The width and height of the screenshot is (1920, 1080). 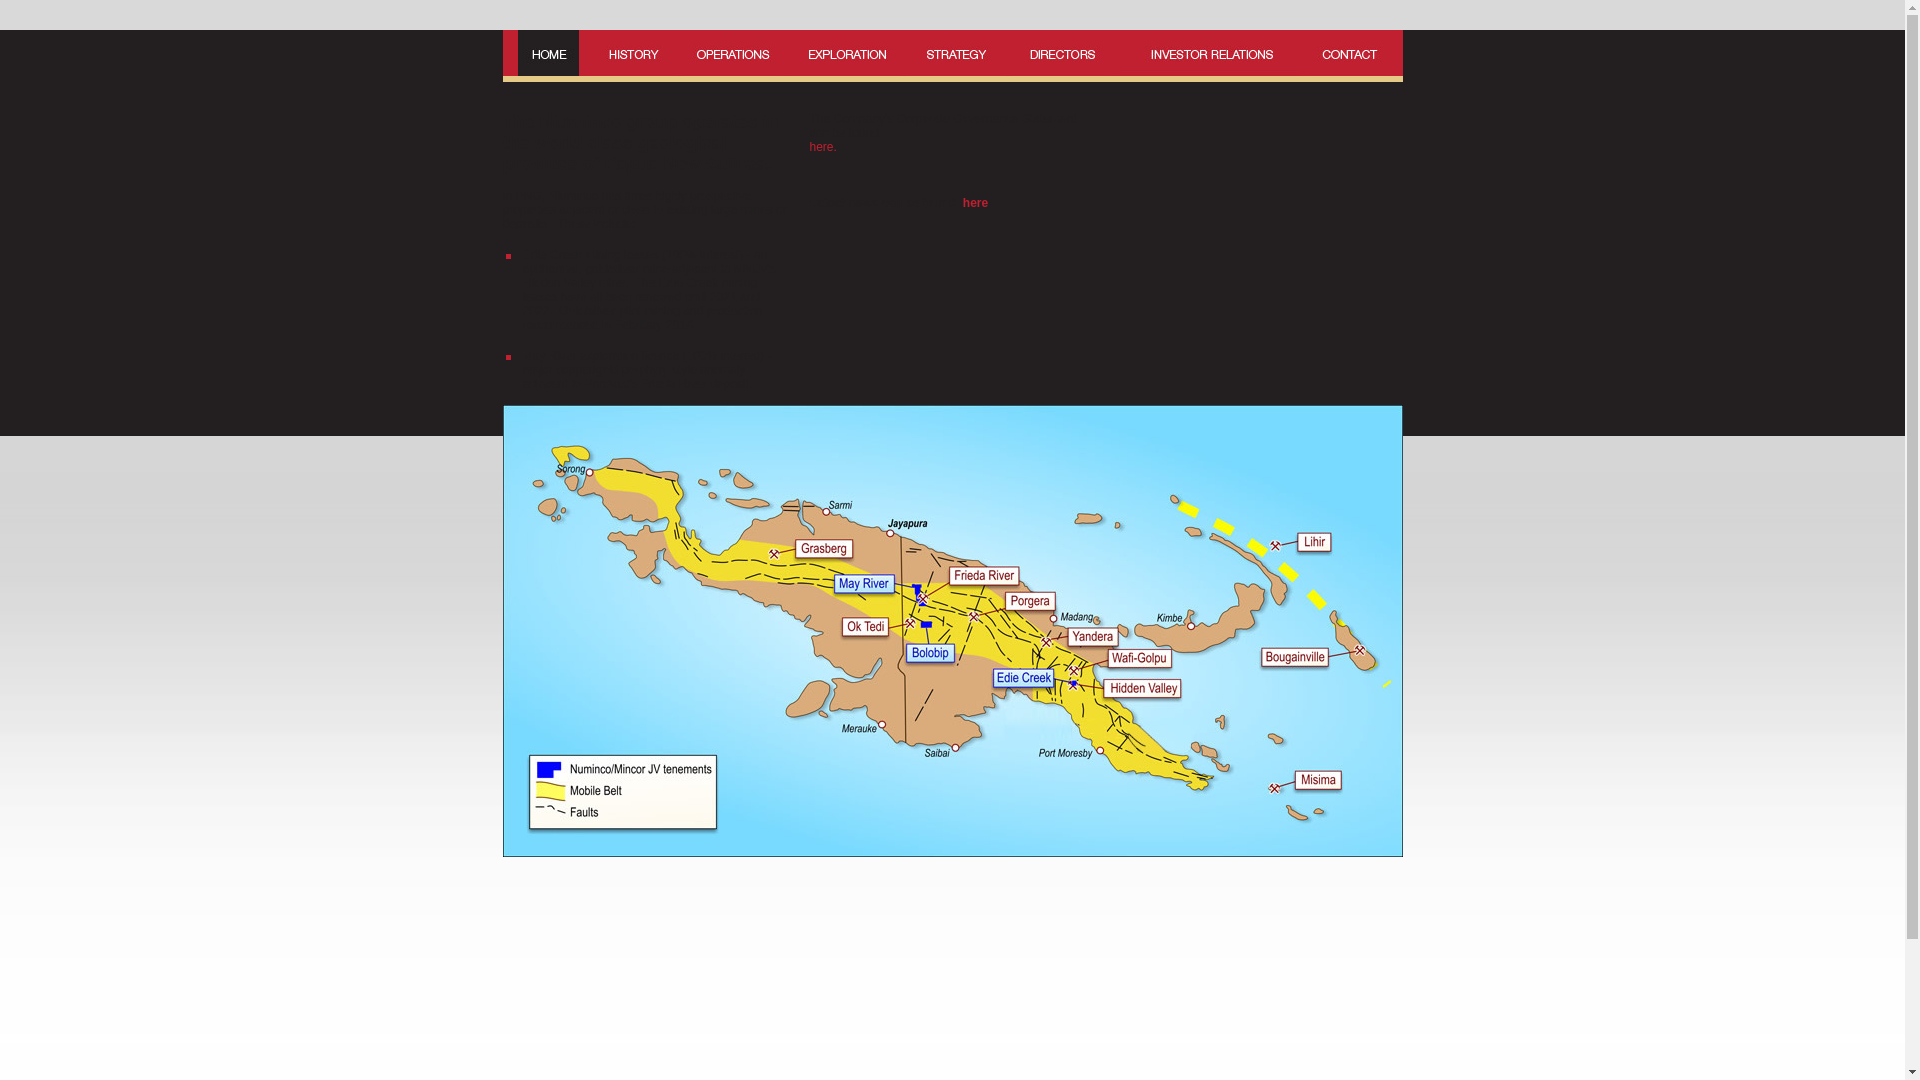 What do you see at coordinates (960, 203) in the screenshot?
I see `' here'` at bounding box center [960, 203].